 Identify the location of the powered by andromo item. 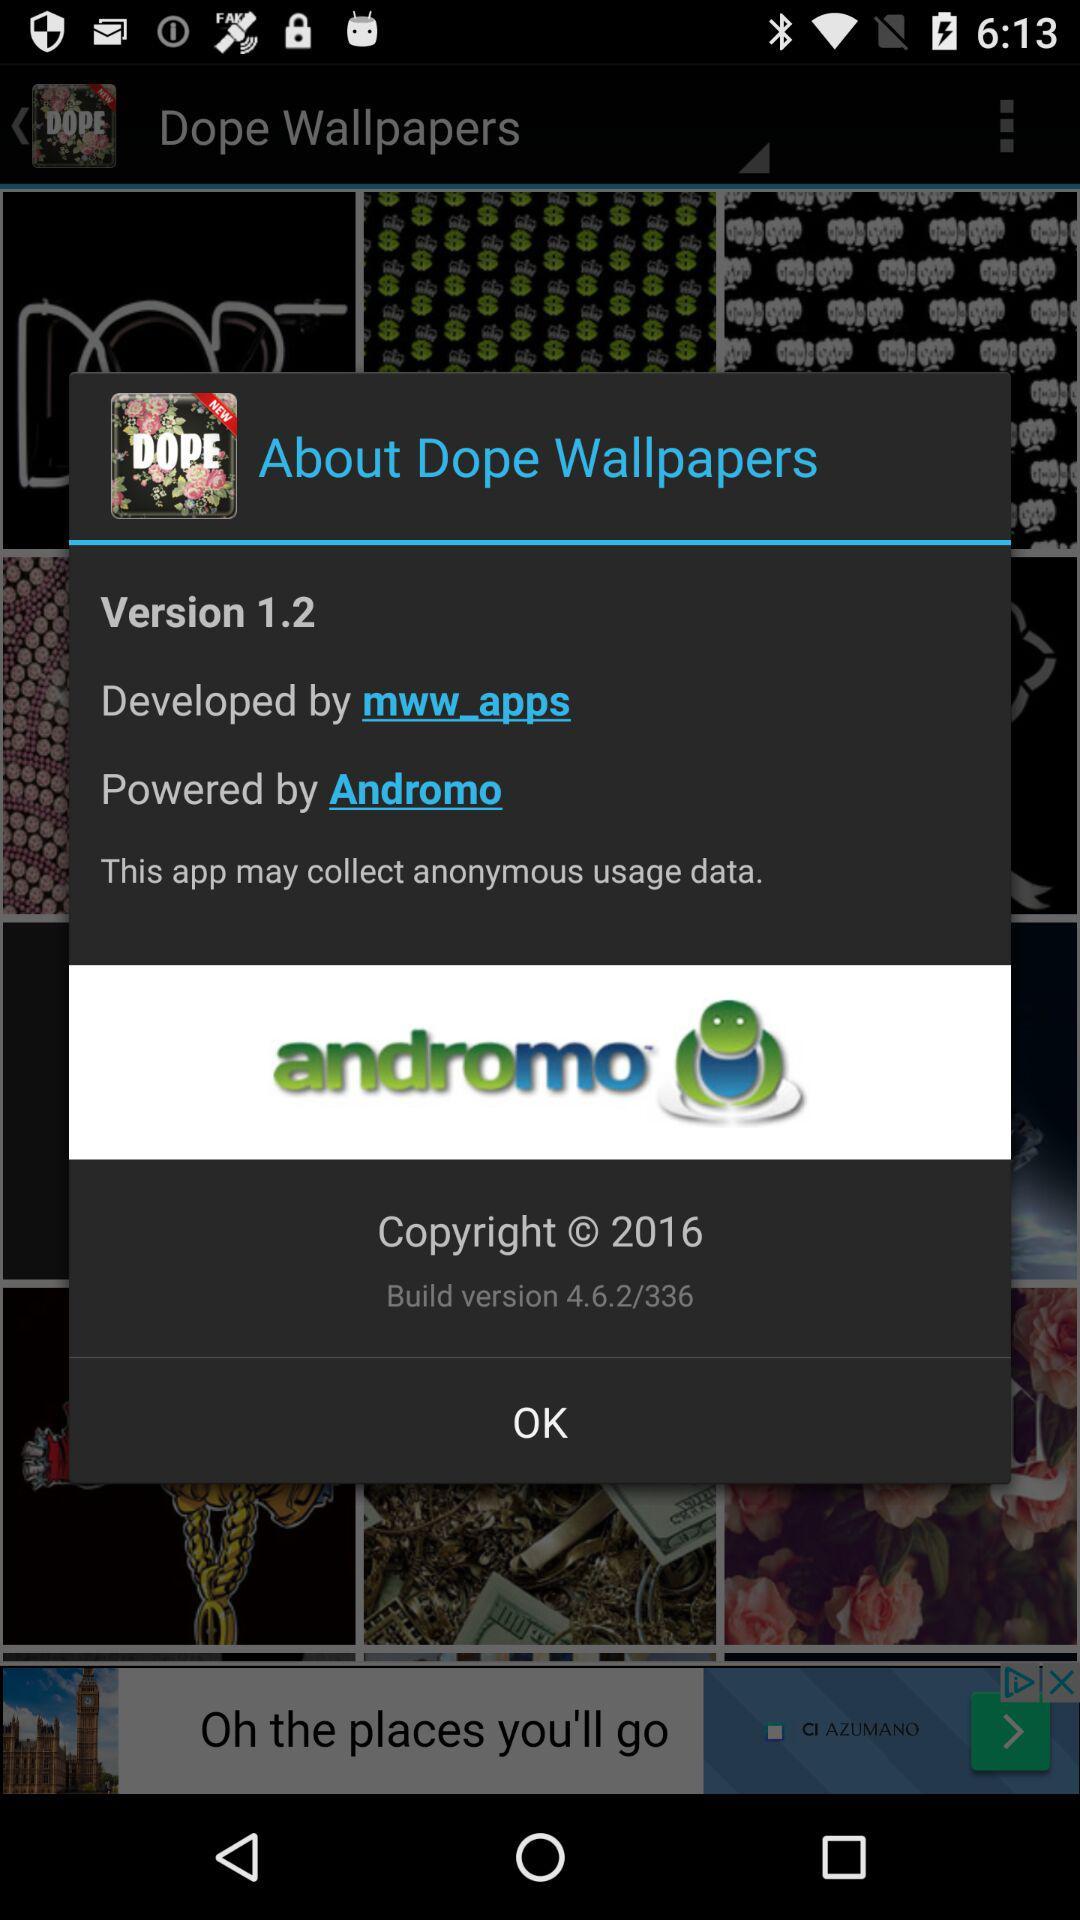
(540, 803).